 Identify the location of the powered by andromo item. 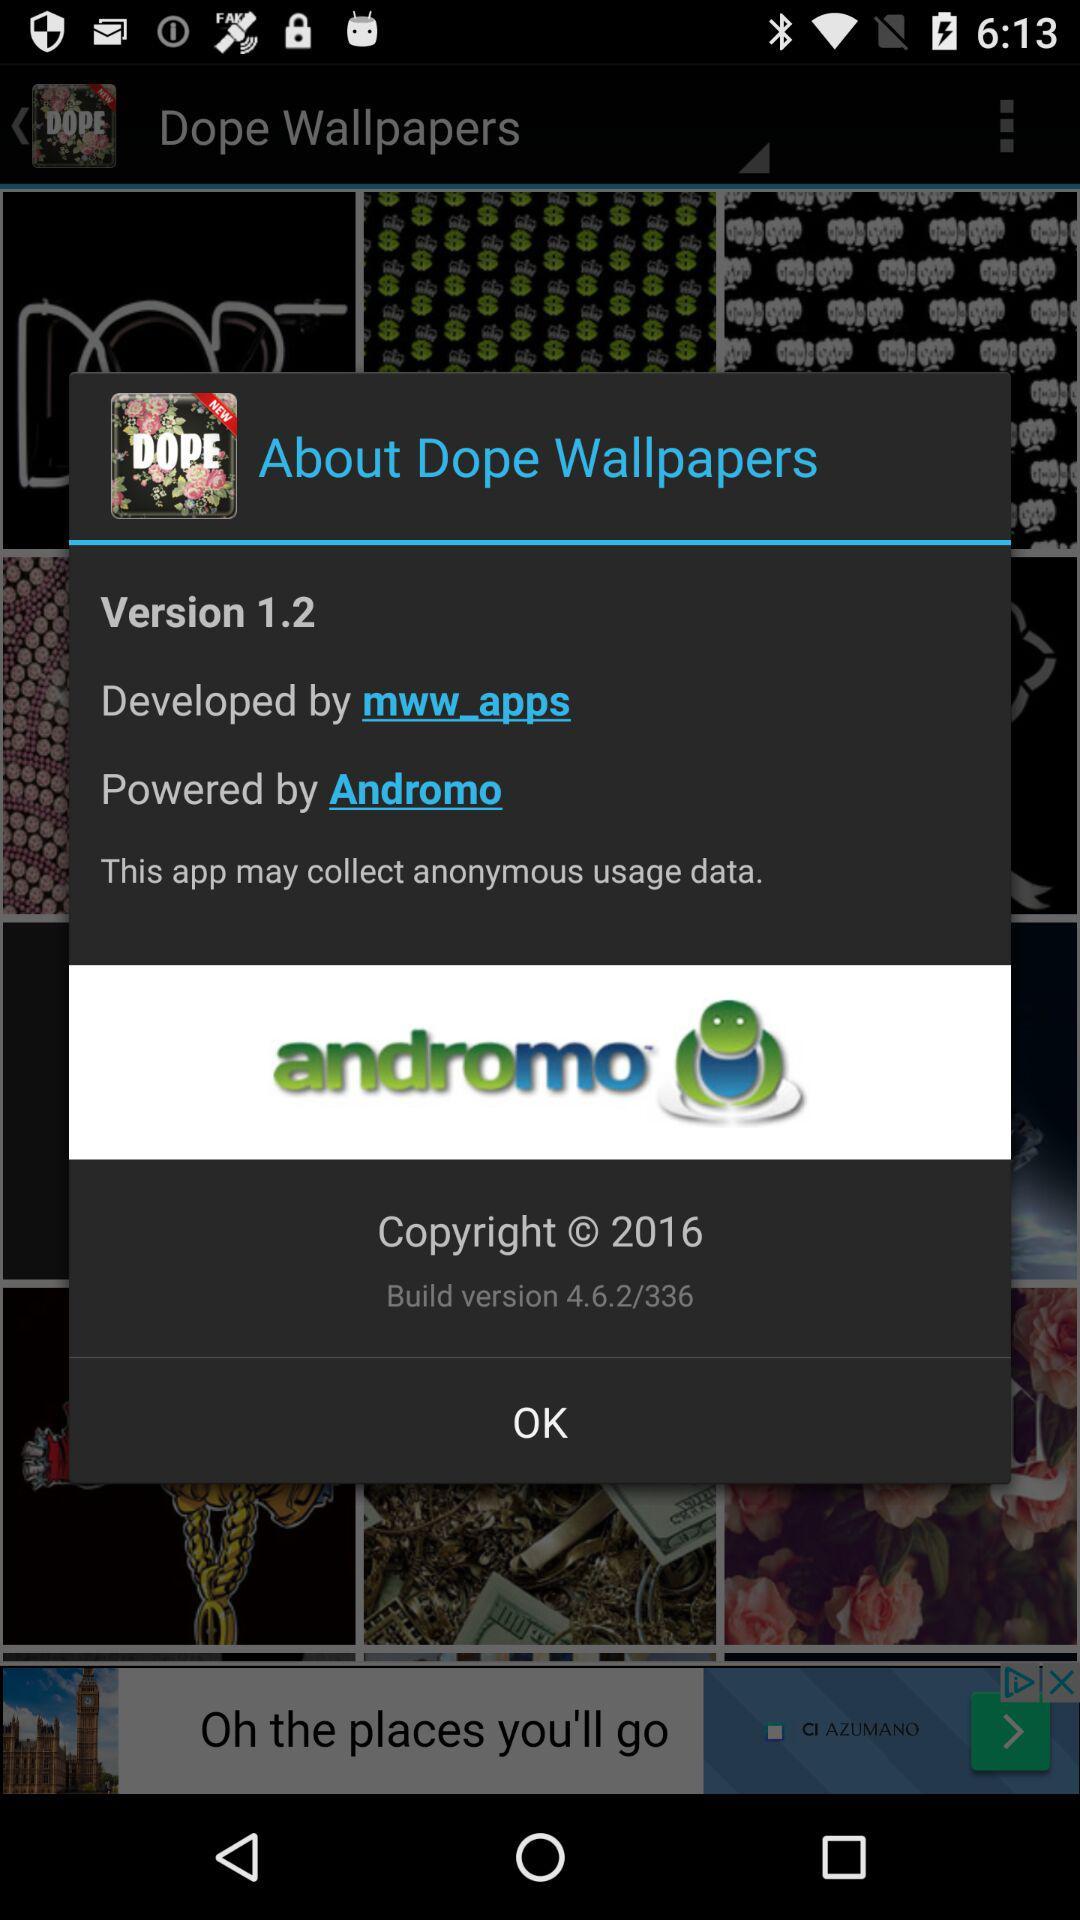
(540, 803).